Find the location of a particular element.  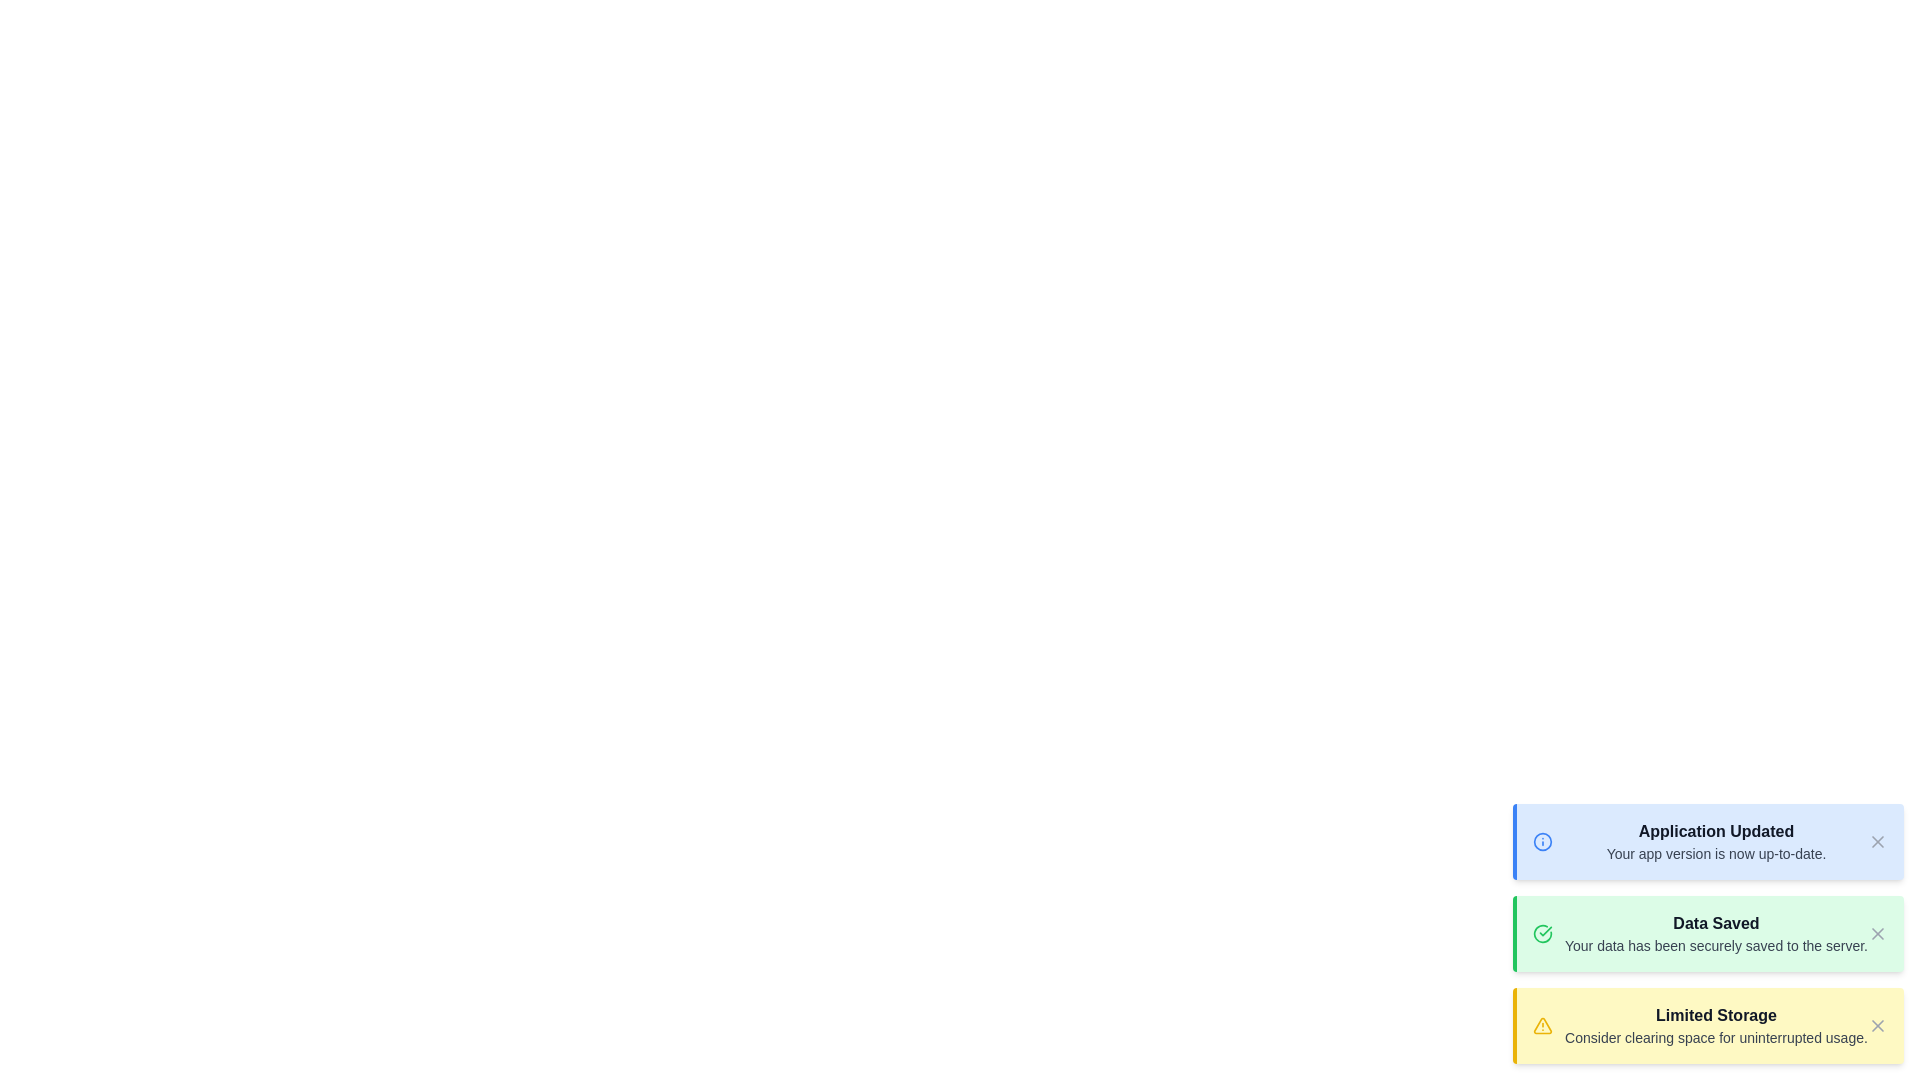

the close button of the notification with the title Application Updated is located at coordinates (1876, 841).